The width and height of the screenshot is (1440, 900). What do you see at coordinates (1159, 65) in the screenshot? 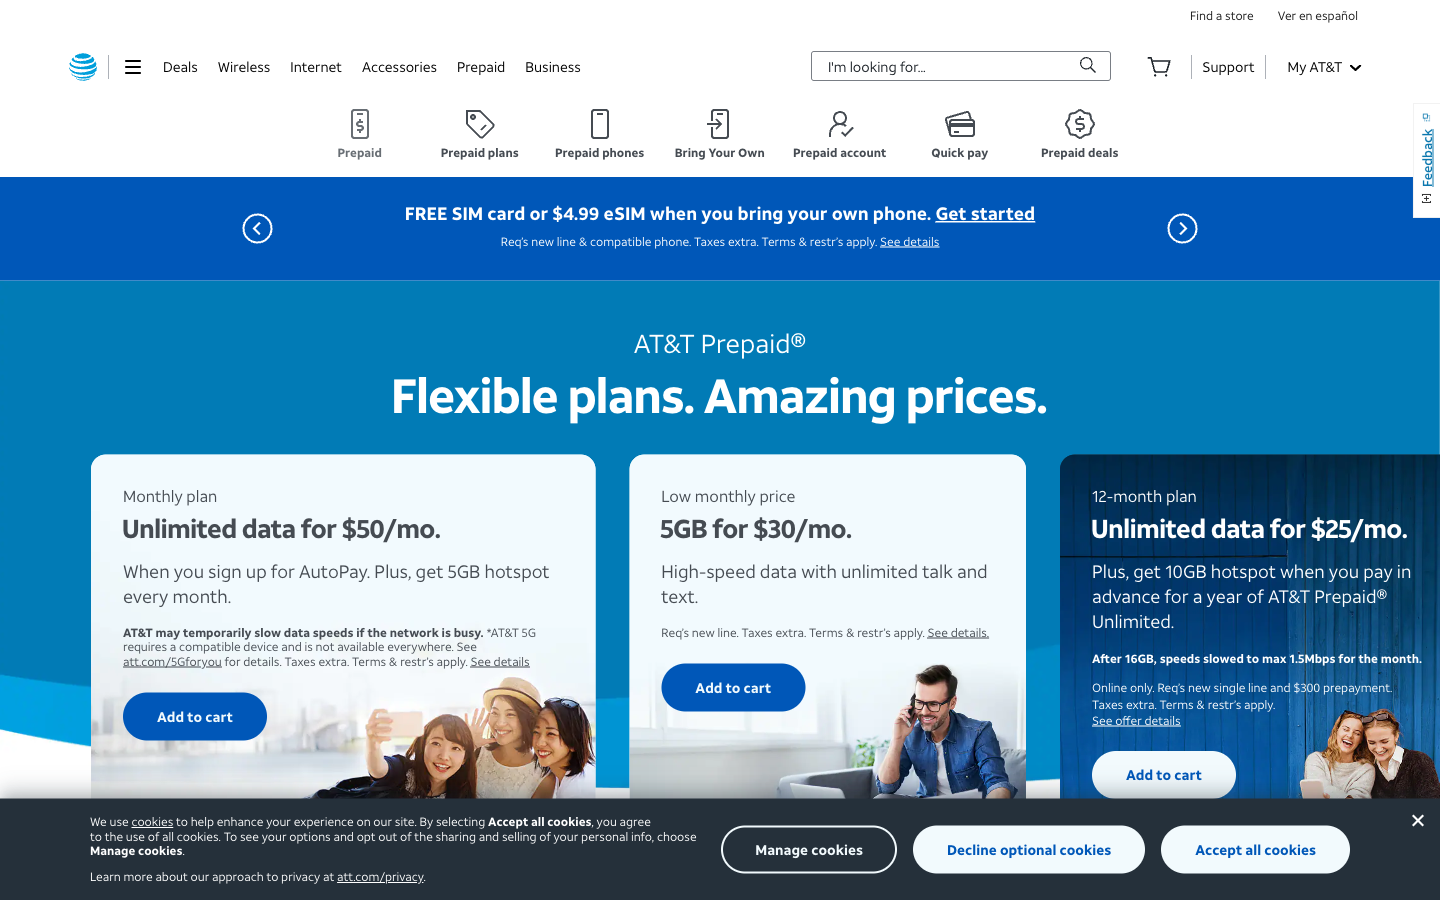
I see `the shopping cart` at bounding box center [1159, 65].